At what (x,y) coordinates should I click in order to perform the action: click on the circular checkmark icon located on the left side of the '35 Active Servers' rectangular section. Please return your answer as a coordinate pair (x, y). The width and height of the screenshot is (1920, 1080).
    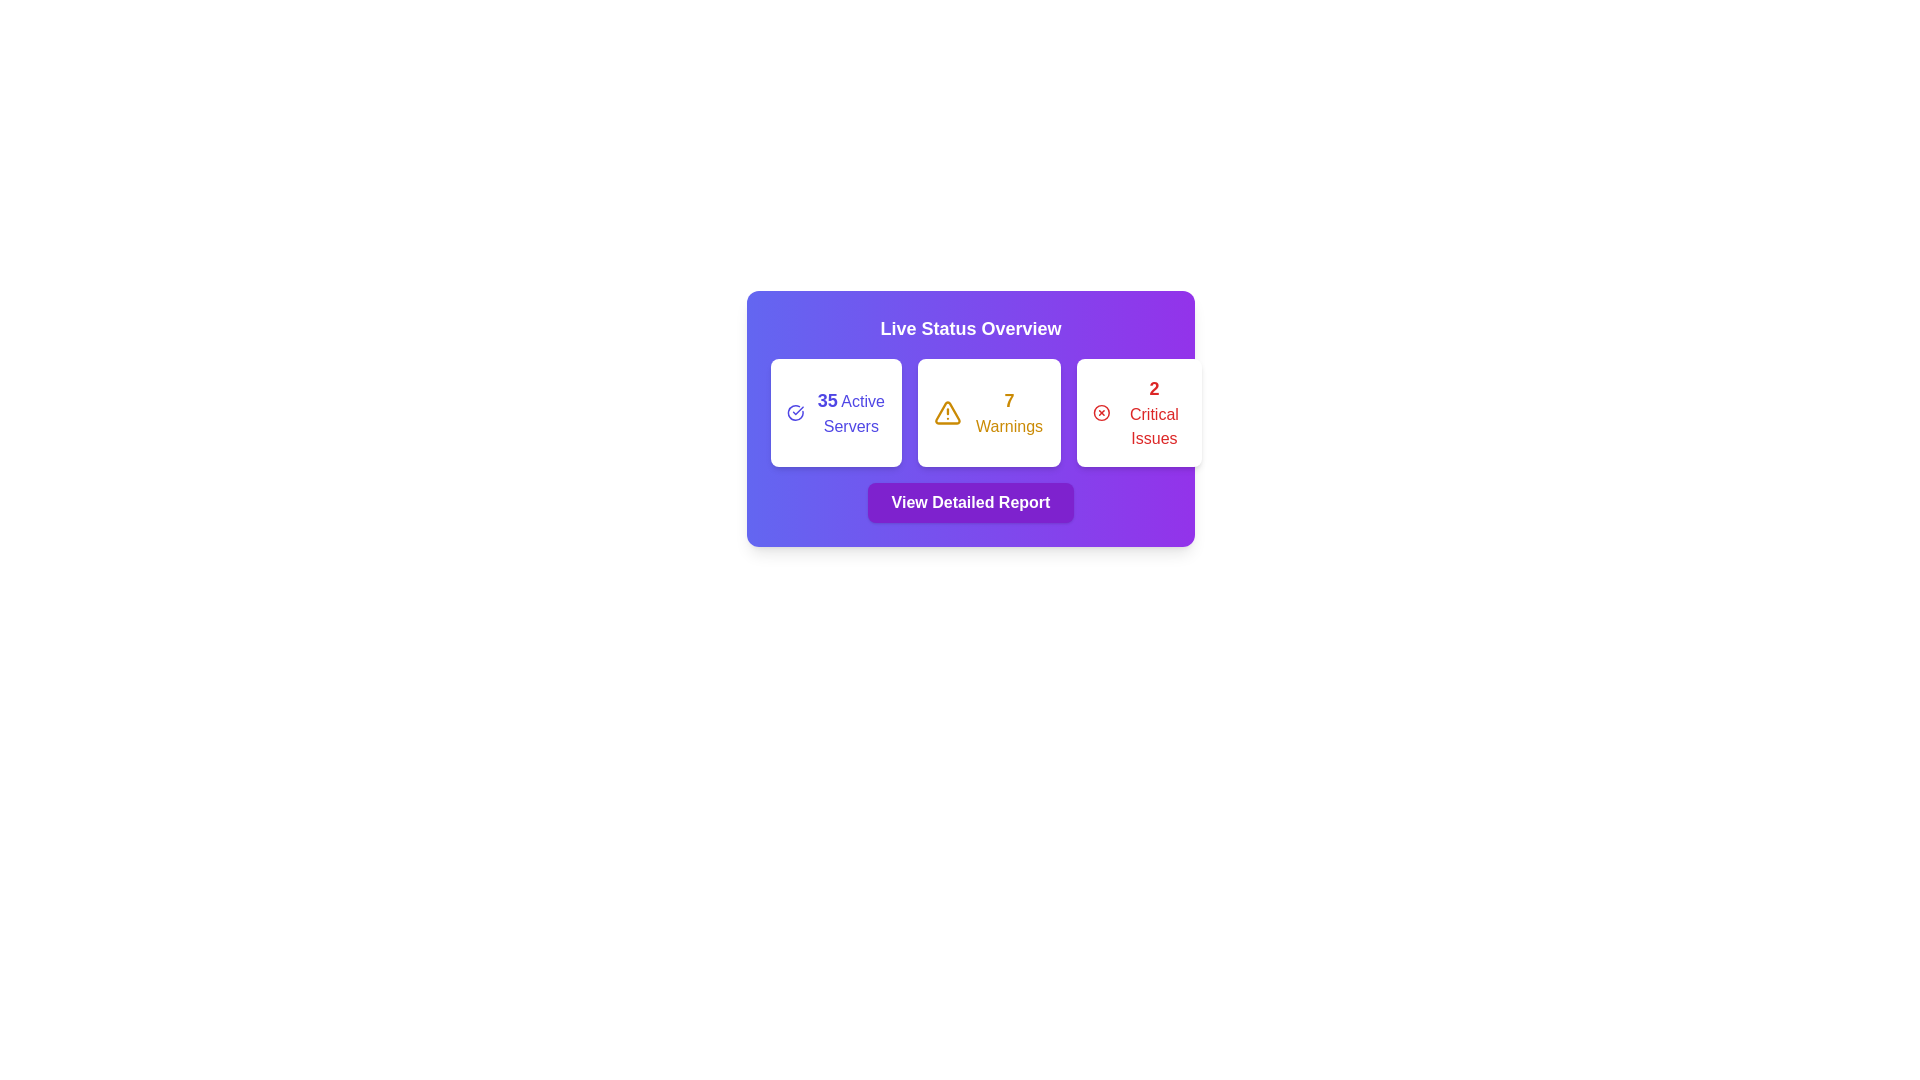
    Looking at the image, I should click on (794, 411).